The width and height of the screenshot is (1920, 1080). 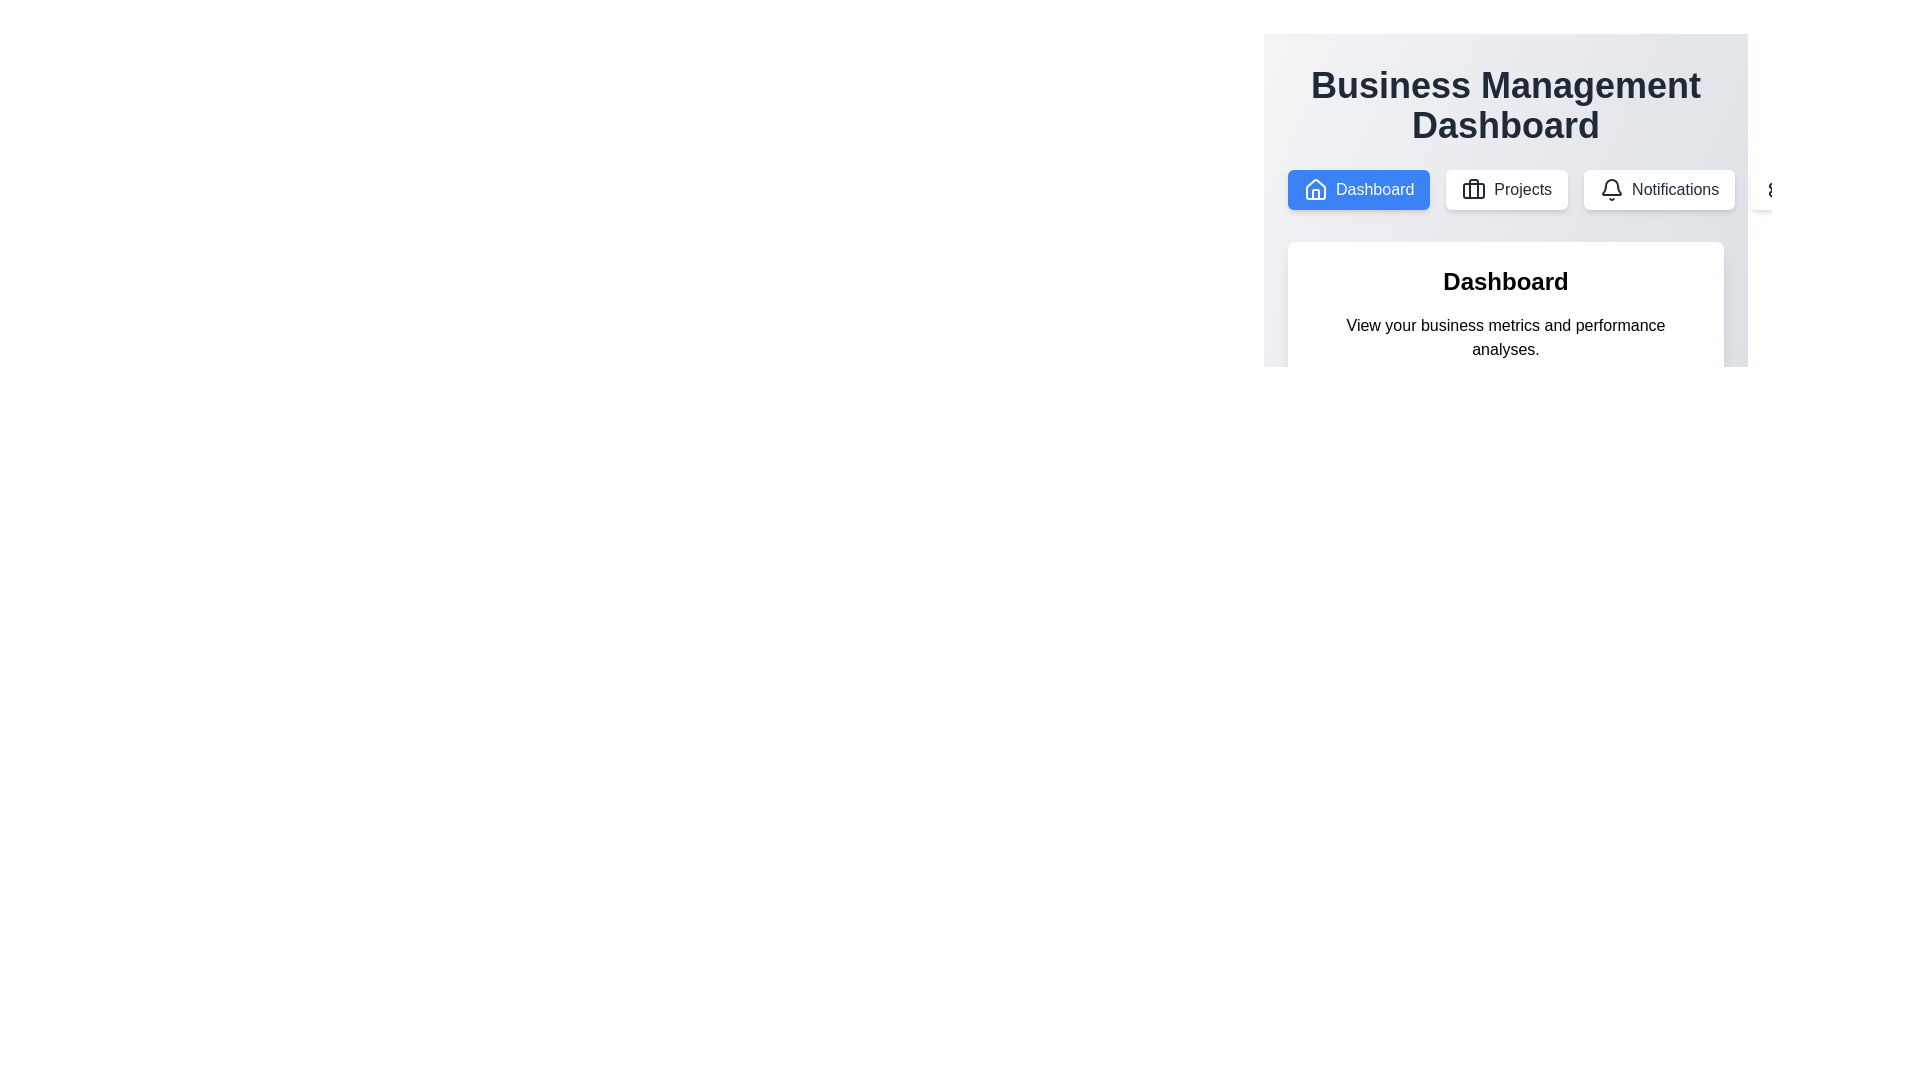 I want to click on the Notifications button, which is a rectangular button with a bell icon and 'Notifications' text, located in the top horizontal menu, so click(x=1659, y=189).